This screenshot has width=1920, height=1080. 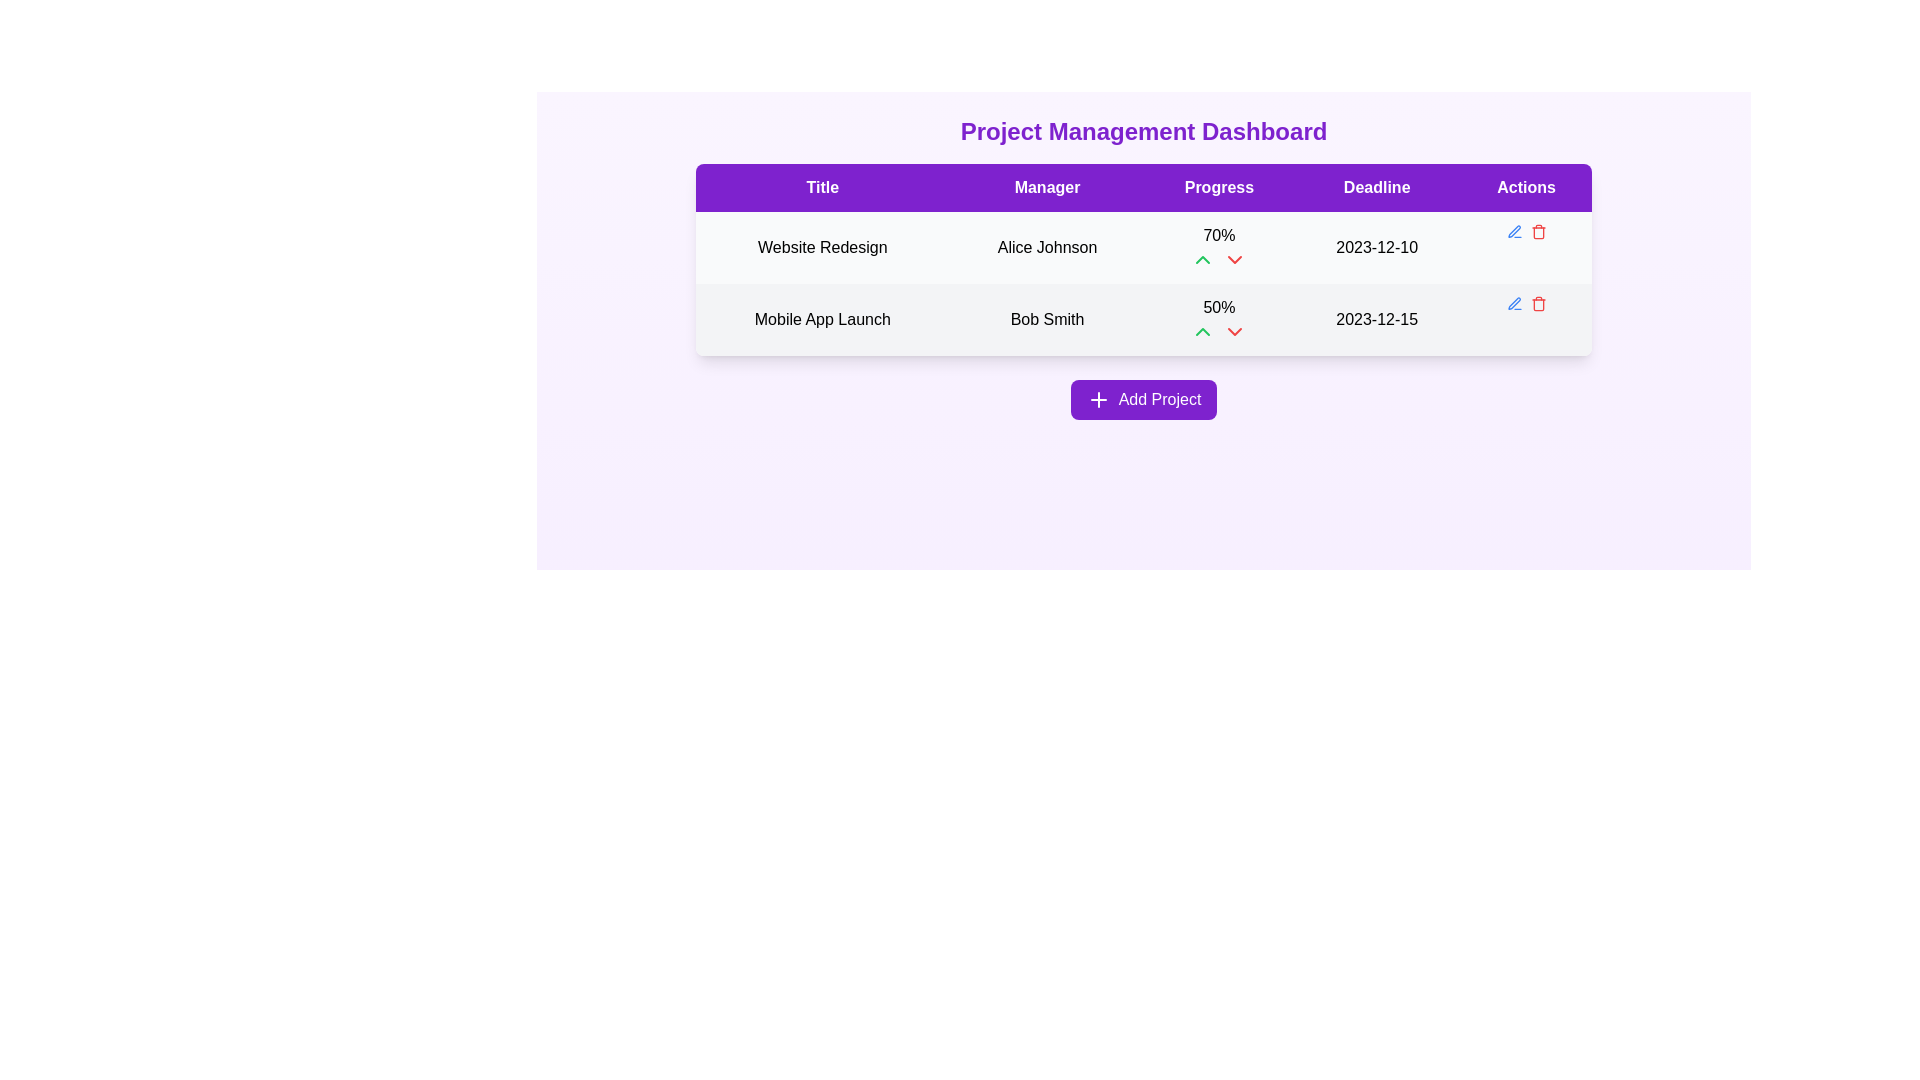 What do you see at coordinates (1525, 230) in the screenshot?
I see `the action icons in the 'Actions' column of the Project Management Dashboard` at bounding box center [1525, 230].